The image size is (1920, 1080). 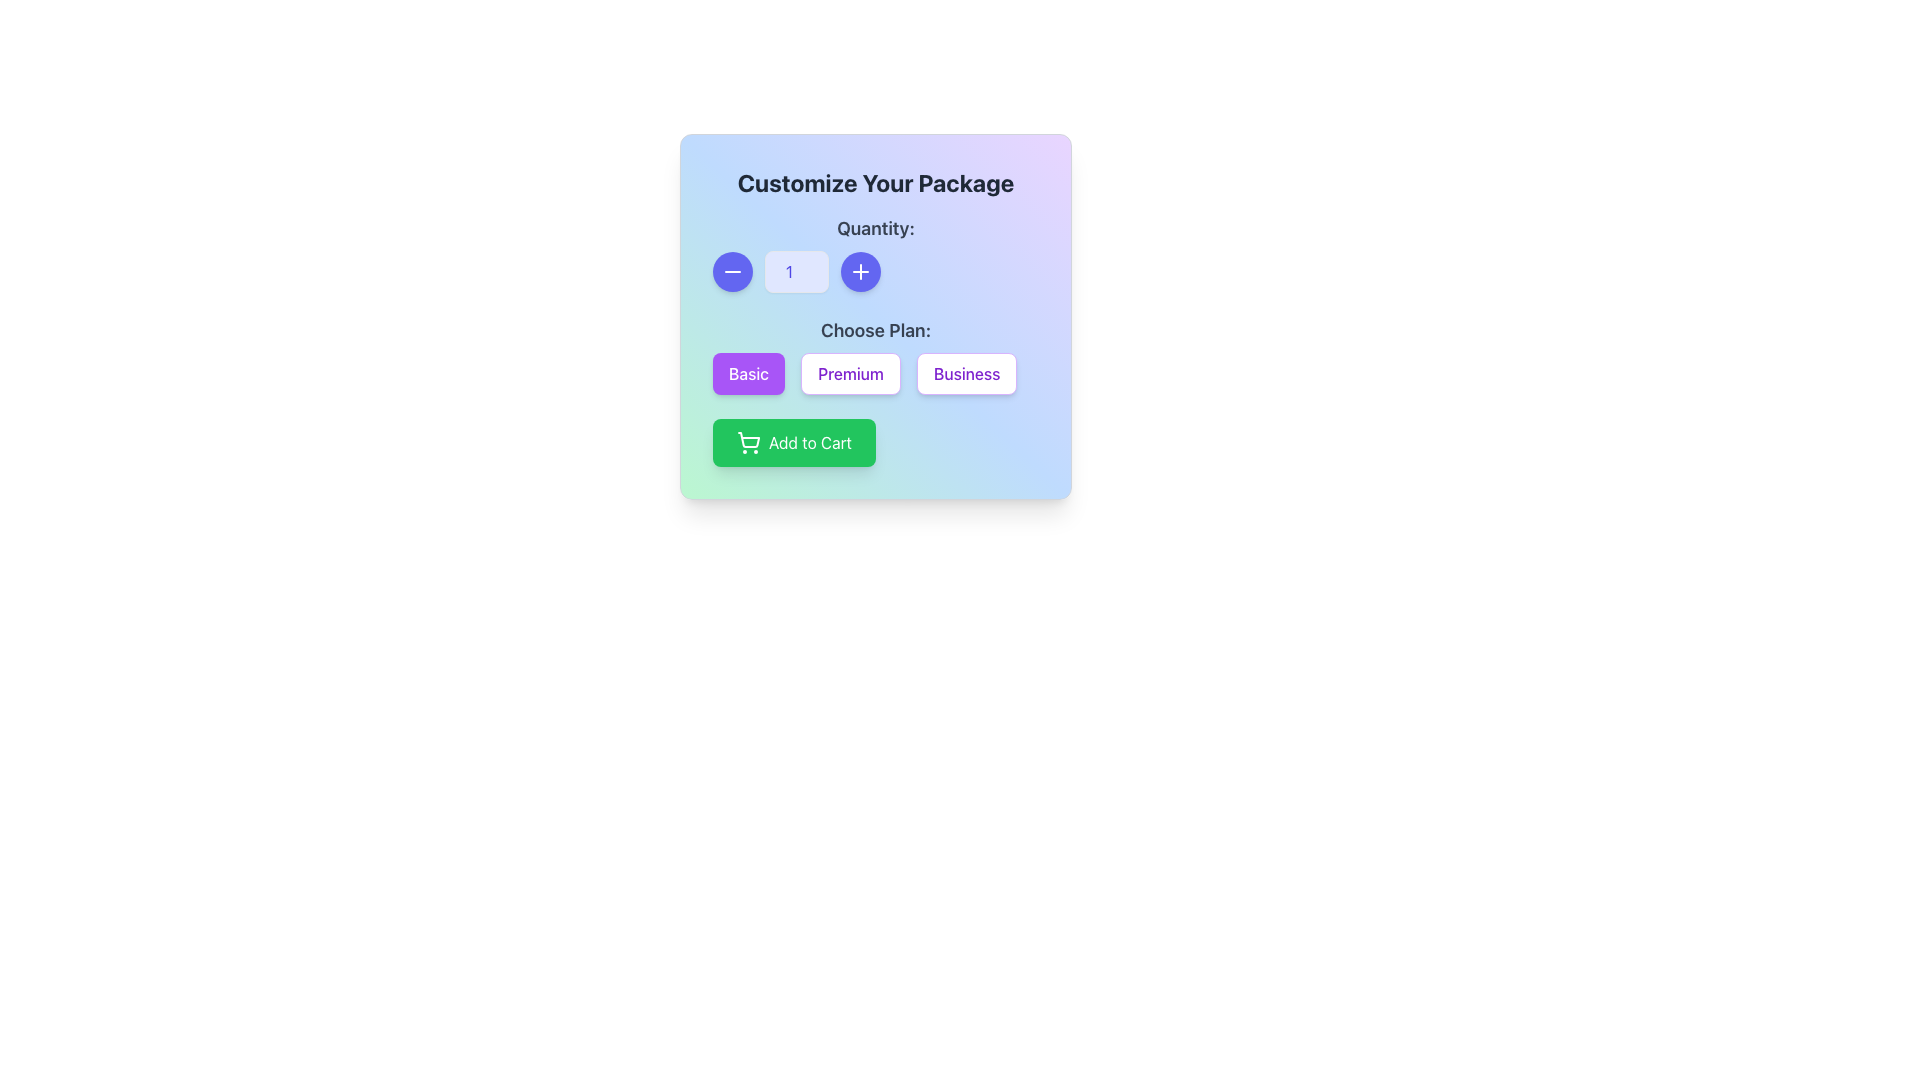 I want to click on the quantity increase button located near the center-right of the 'Quantity' section to observe the hover feedback, so click(x=860, y=272).